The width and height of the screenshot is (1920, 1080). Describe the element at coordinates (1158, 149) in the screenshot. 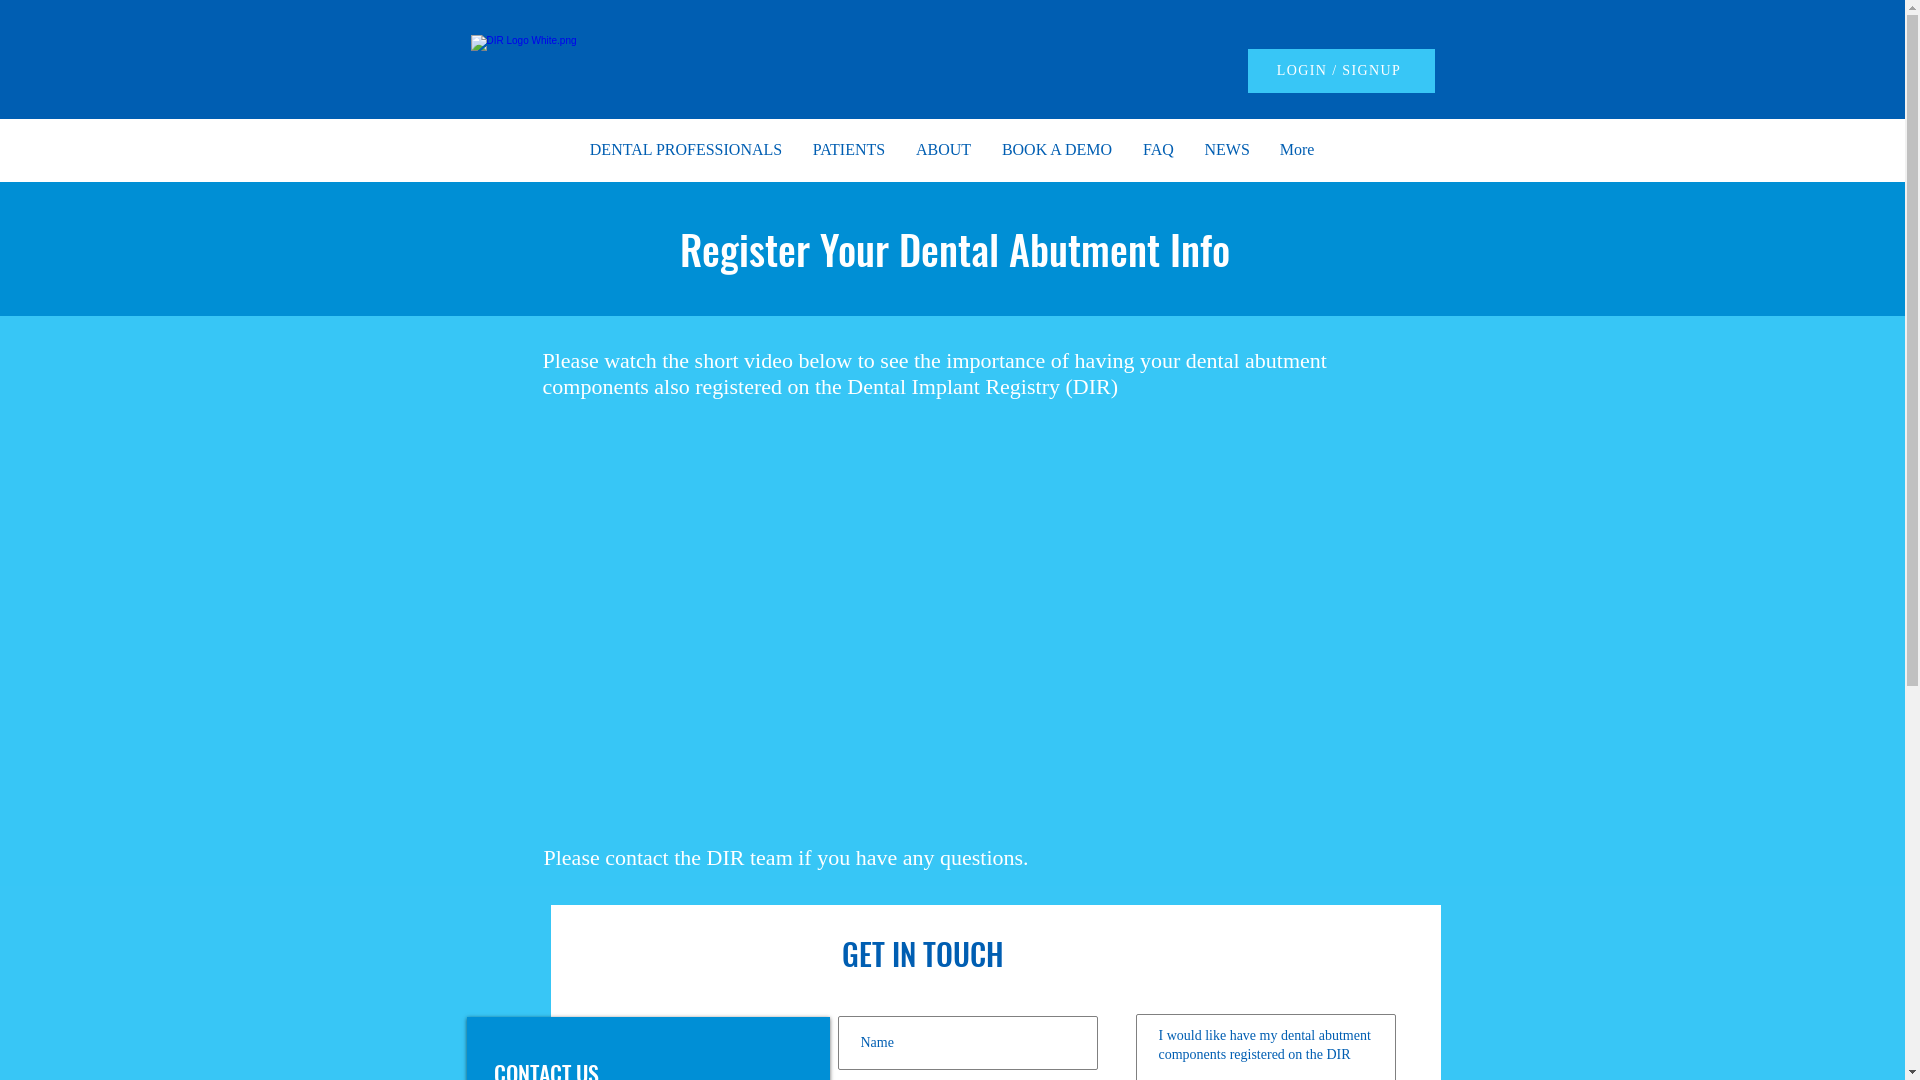

I see `'FAQ'` at that location.